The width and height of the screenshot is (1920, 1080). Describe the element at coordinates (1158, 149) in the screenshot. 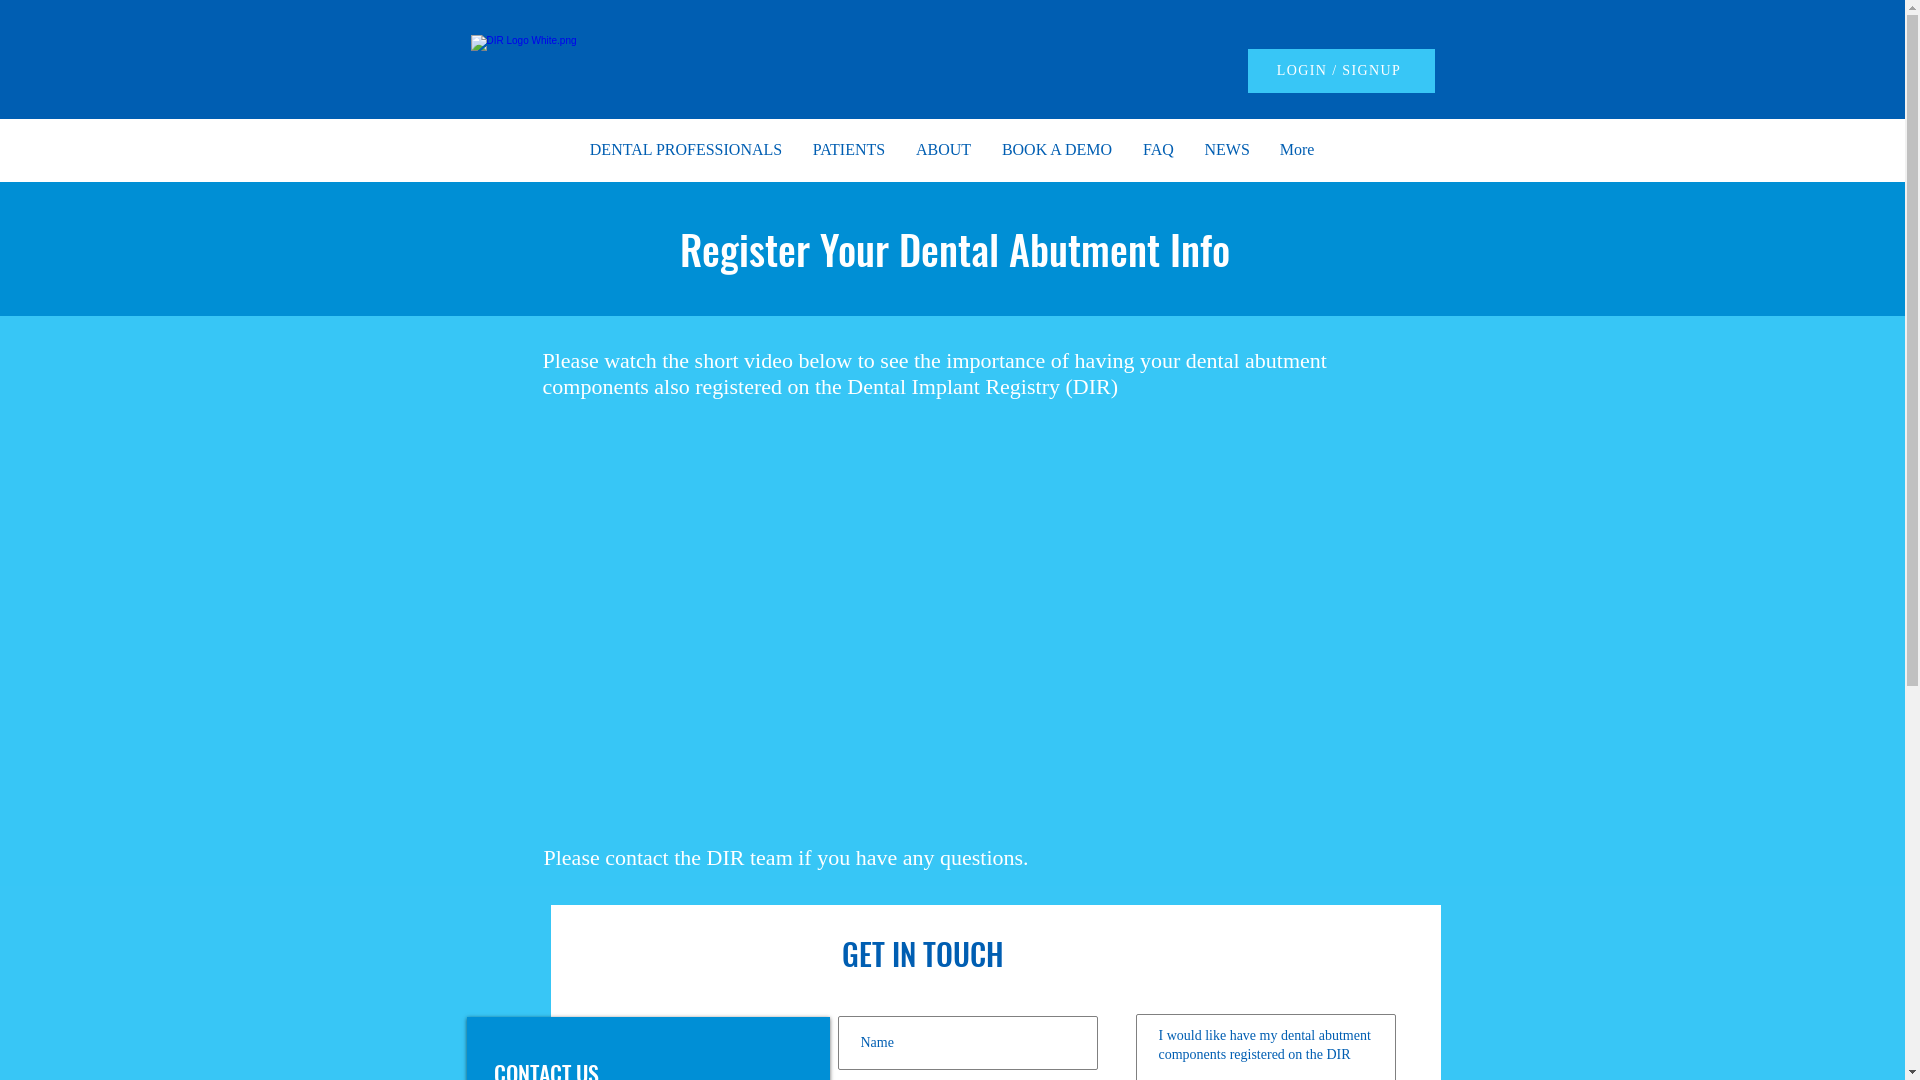

I see `'FAQ'` at that location.